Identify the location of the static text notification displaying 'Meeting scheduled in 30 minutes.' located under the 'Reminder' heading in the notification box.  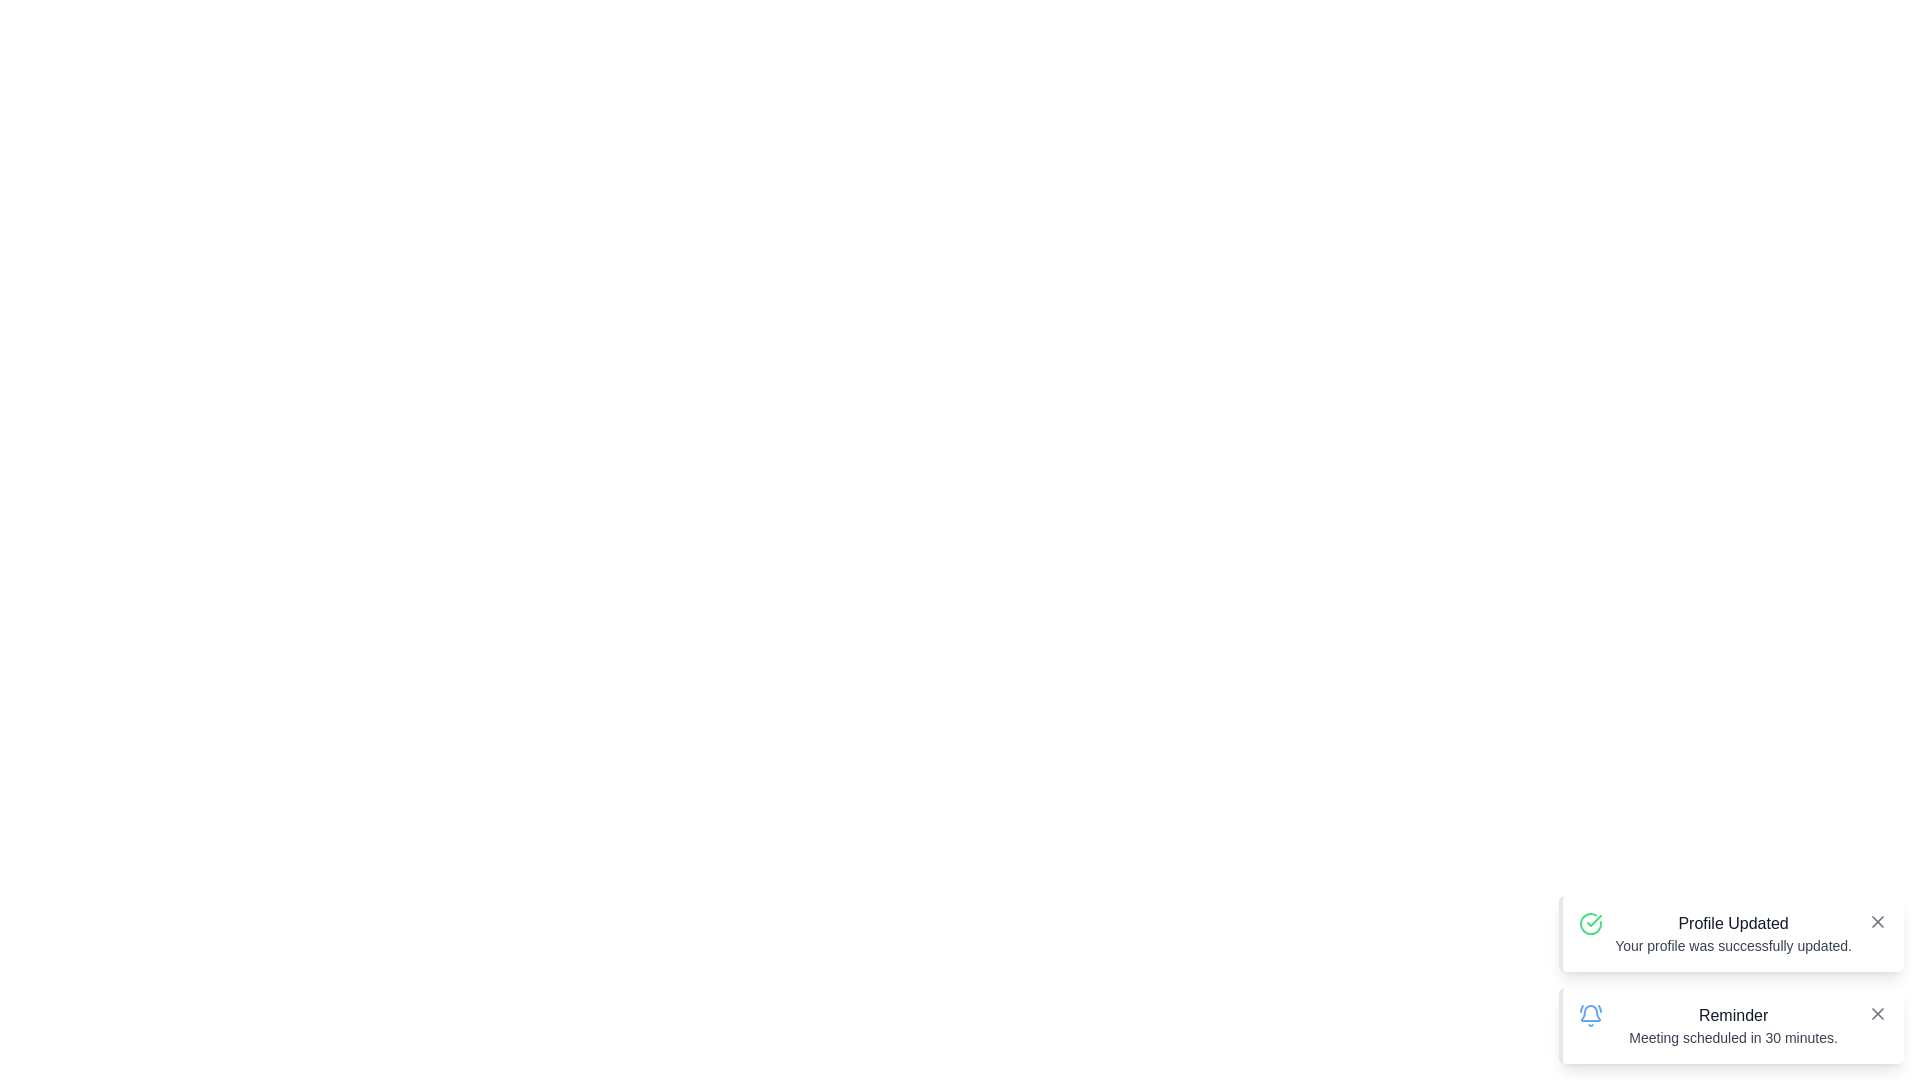
(1732, 1036).